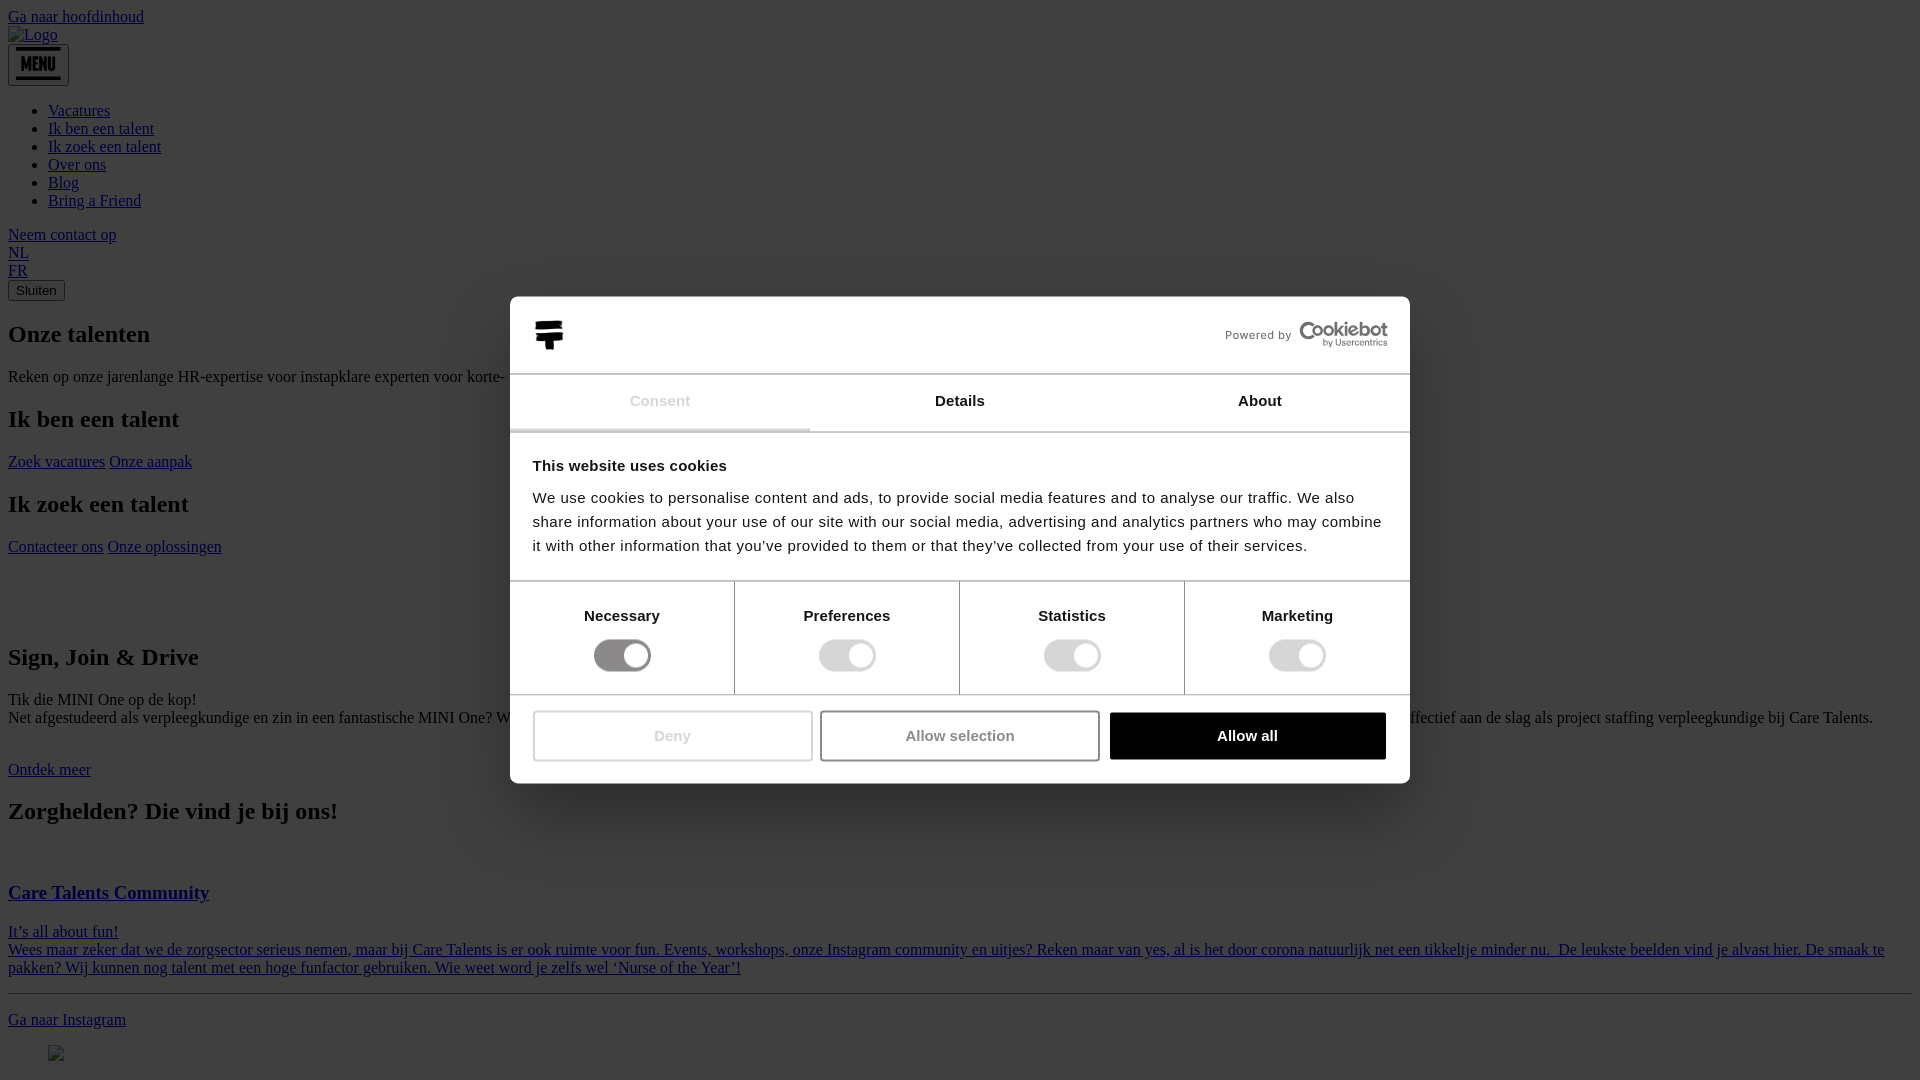  Describe the element at coordinates (1258, 402) in the screenshot. I see `'About'` at that location.